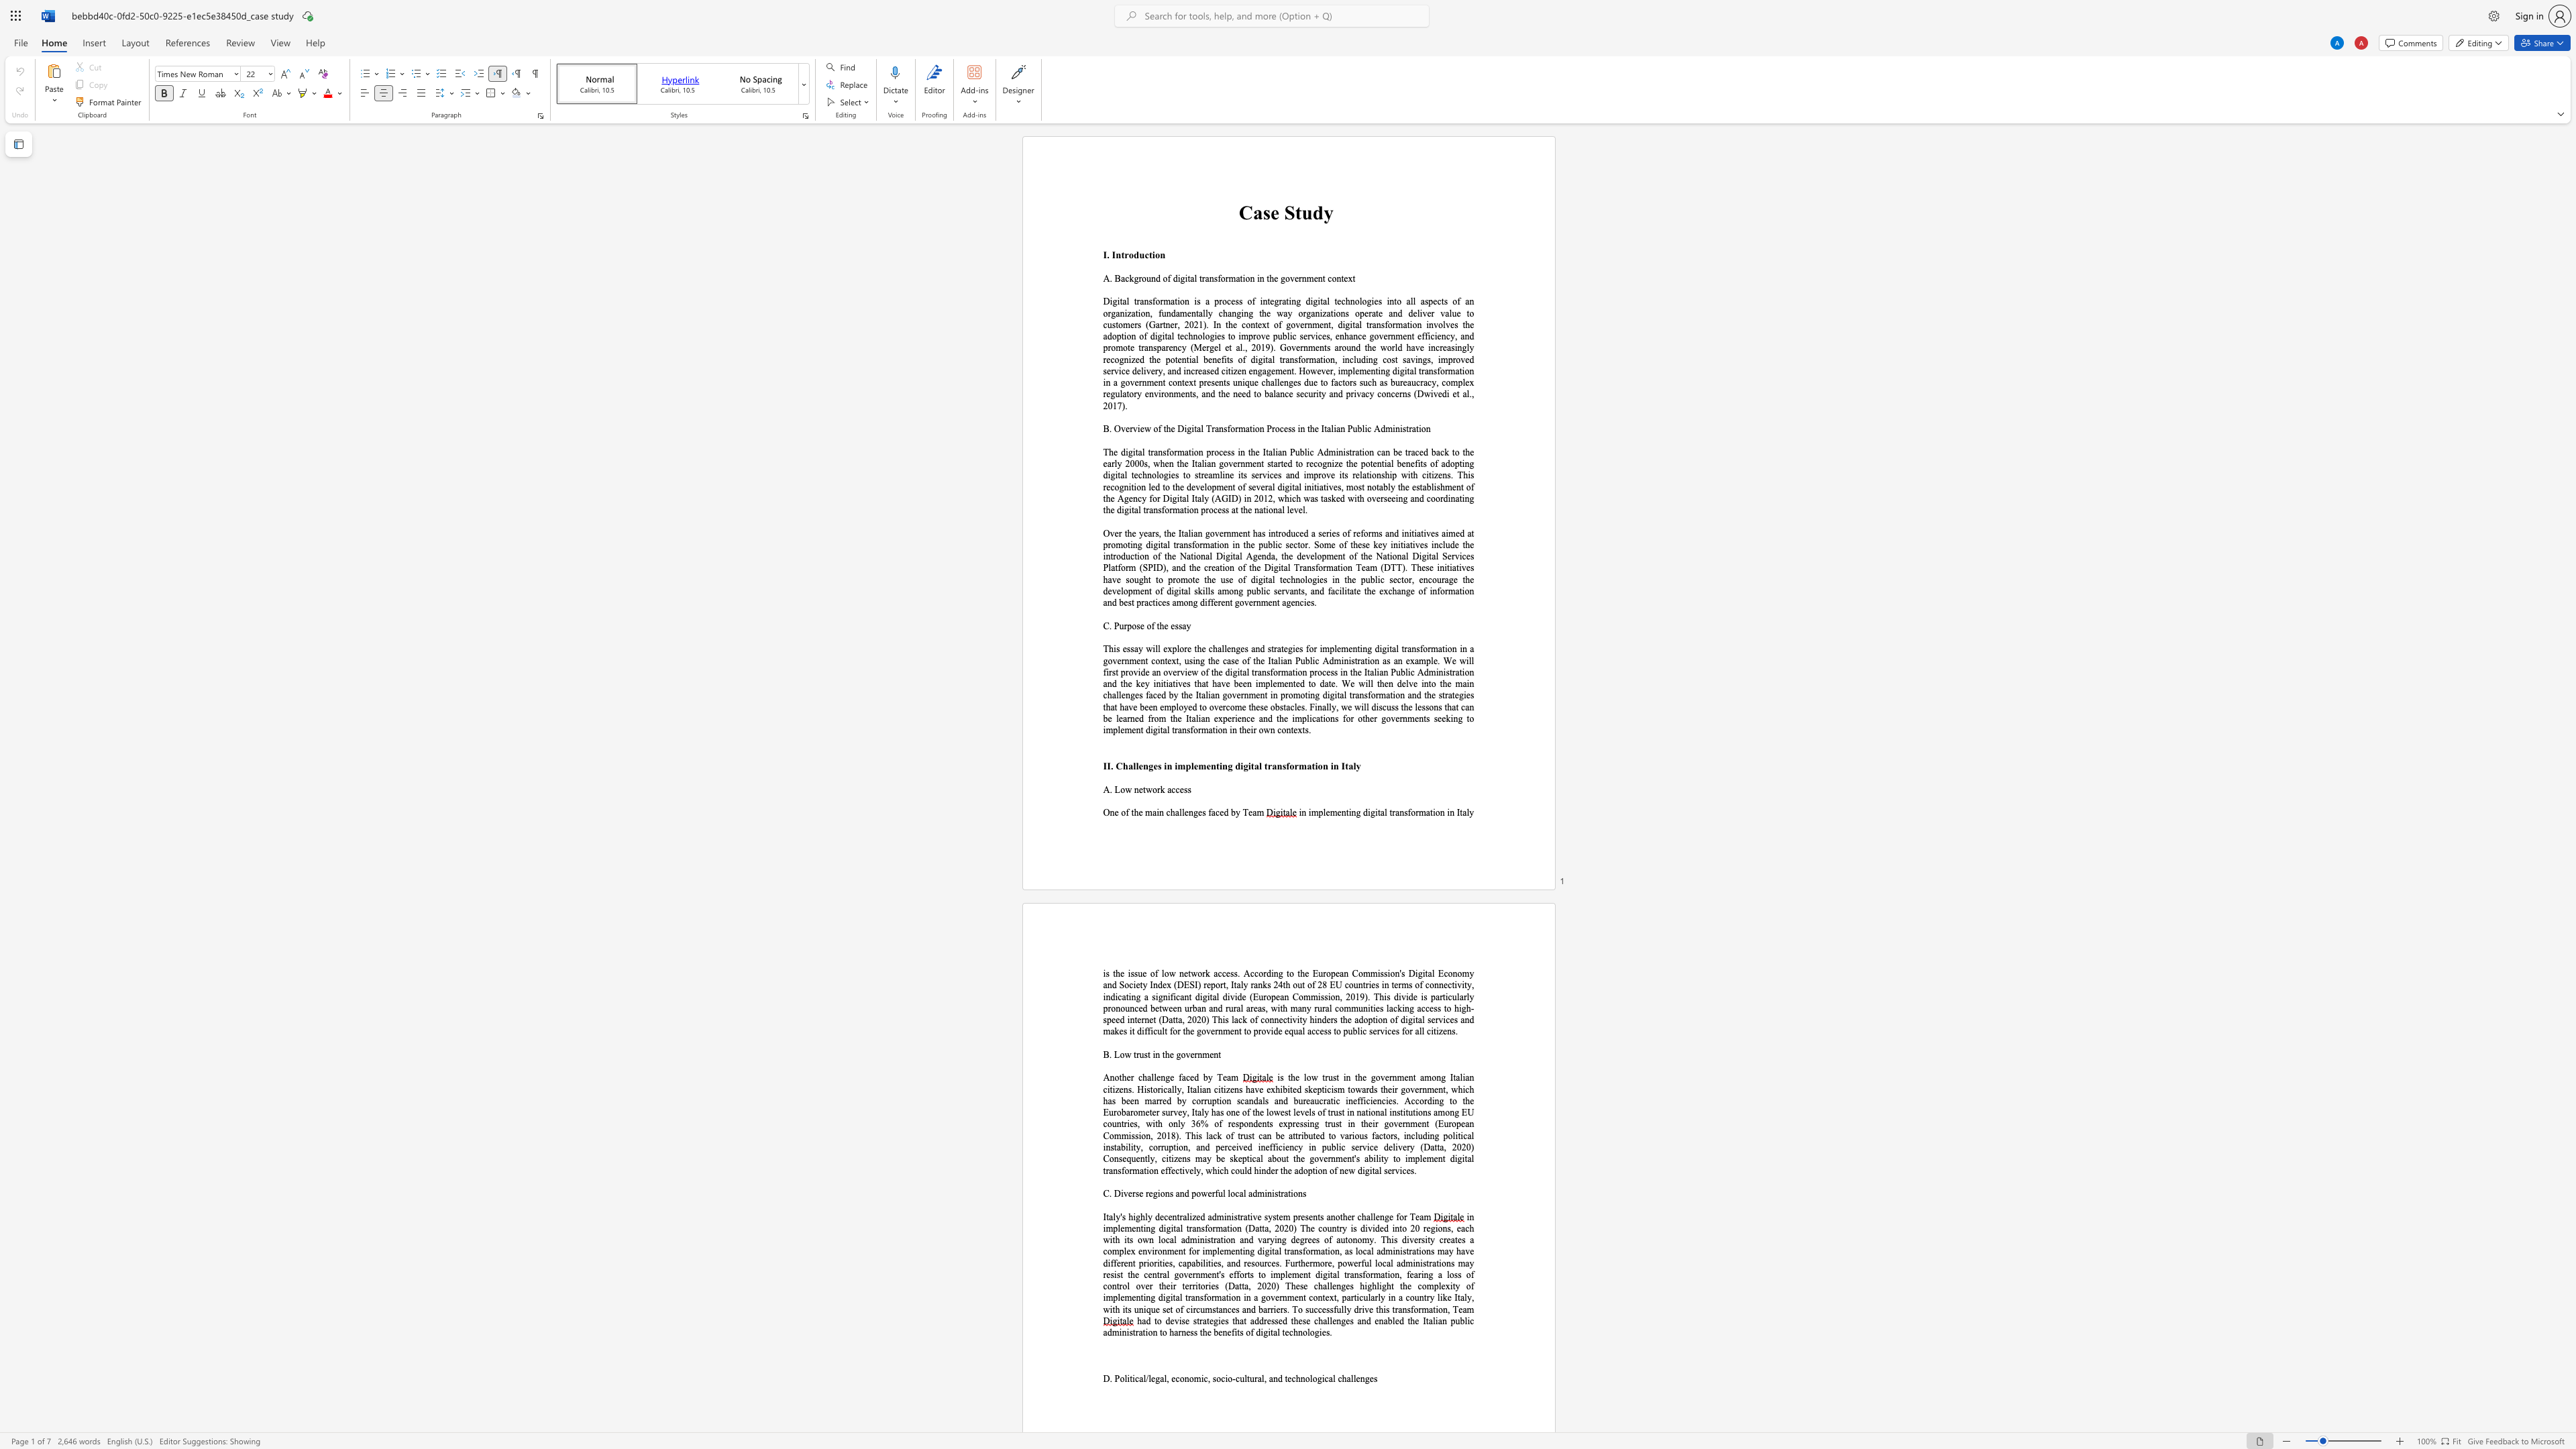 The height and width of the screenshot is (1449, 2576). Describe the element at coordinates (1207, 1077) in the screenshot. I see `the subset text "y Team" within the text "Another challenge faced by Team"` at that location.